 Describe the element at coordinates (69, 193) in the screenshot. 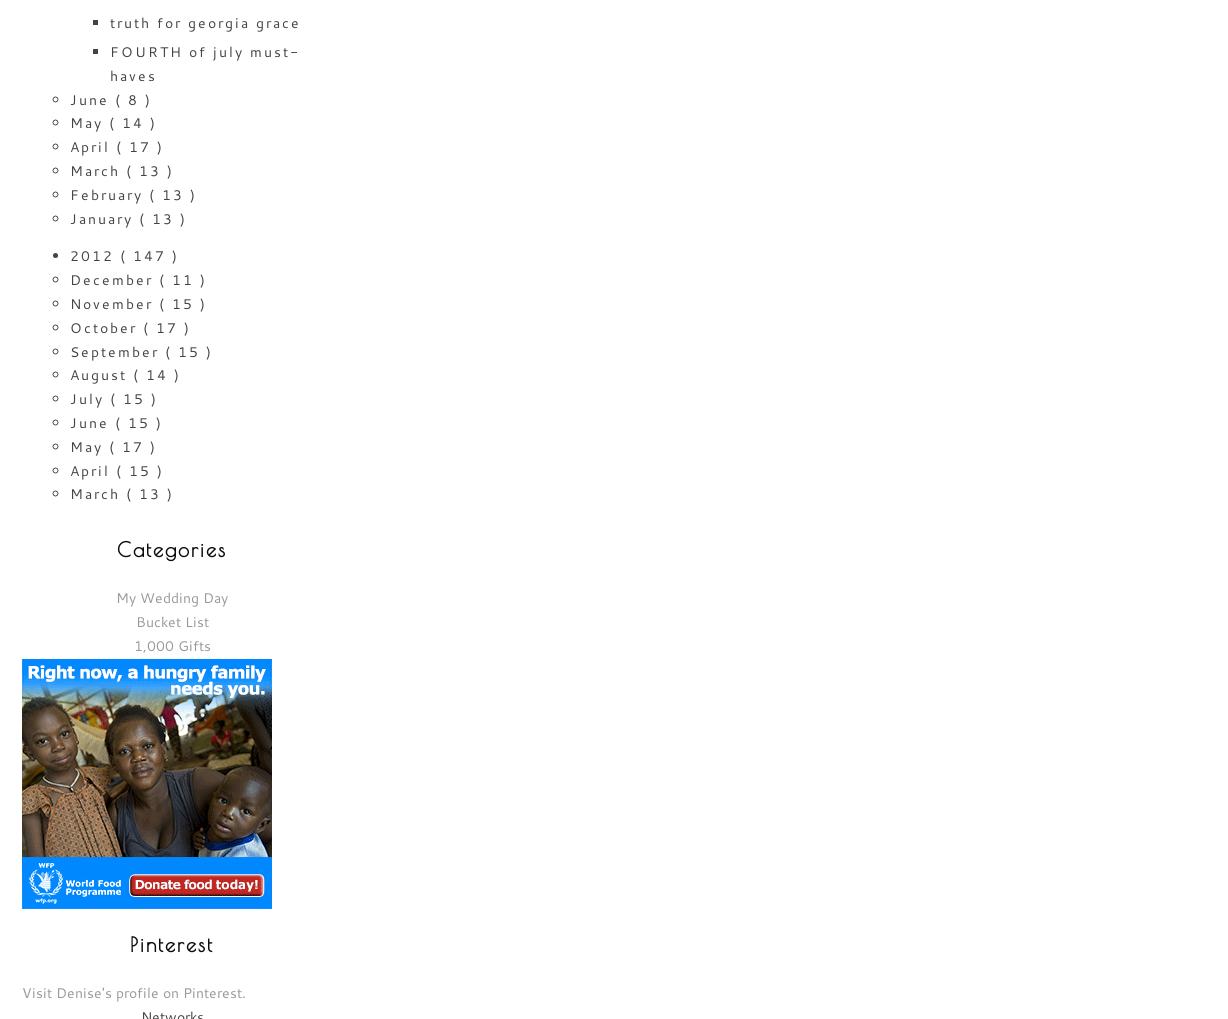

I see `'February'` at that location.